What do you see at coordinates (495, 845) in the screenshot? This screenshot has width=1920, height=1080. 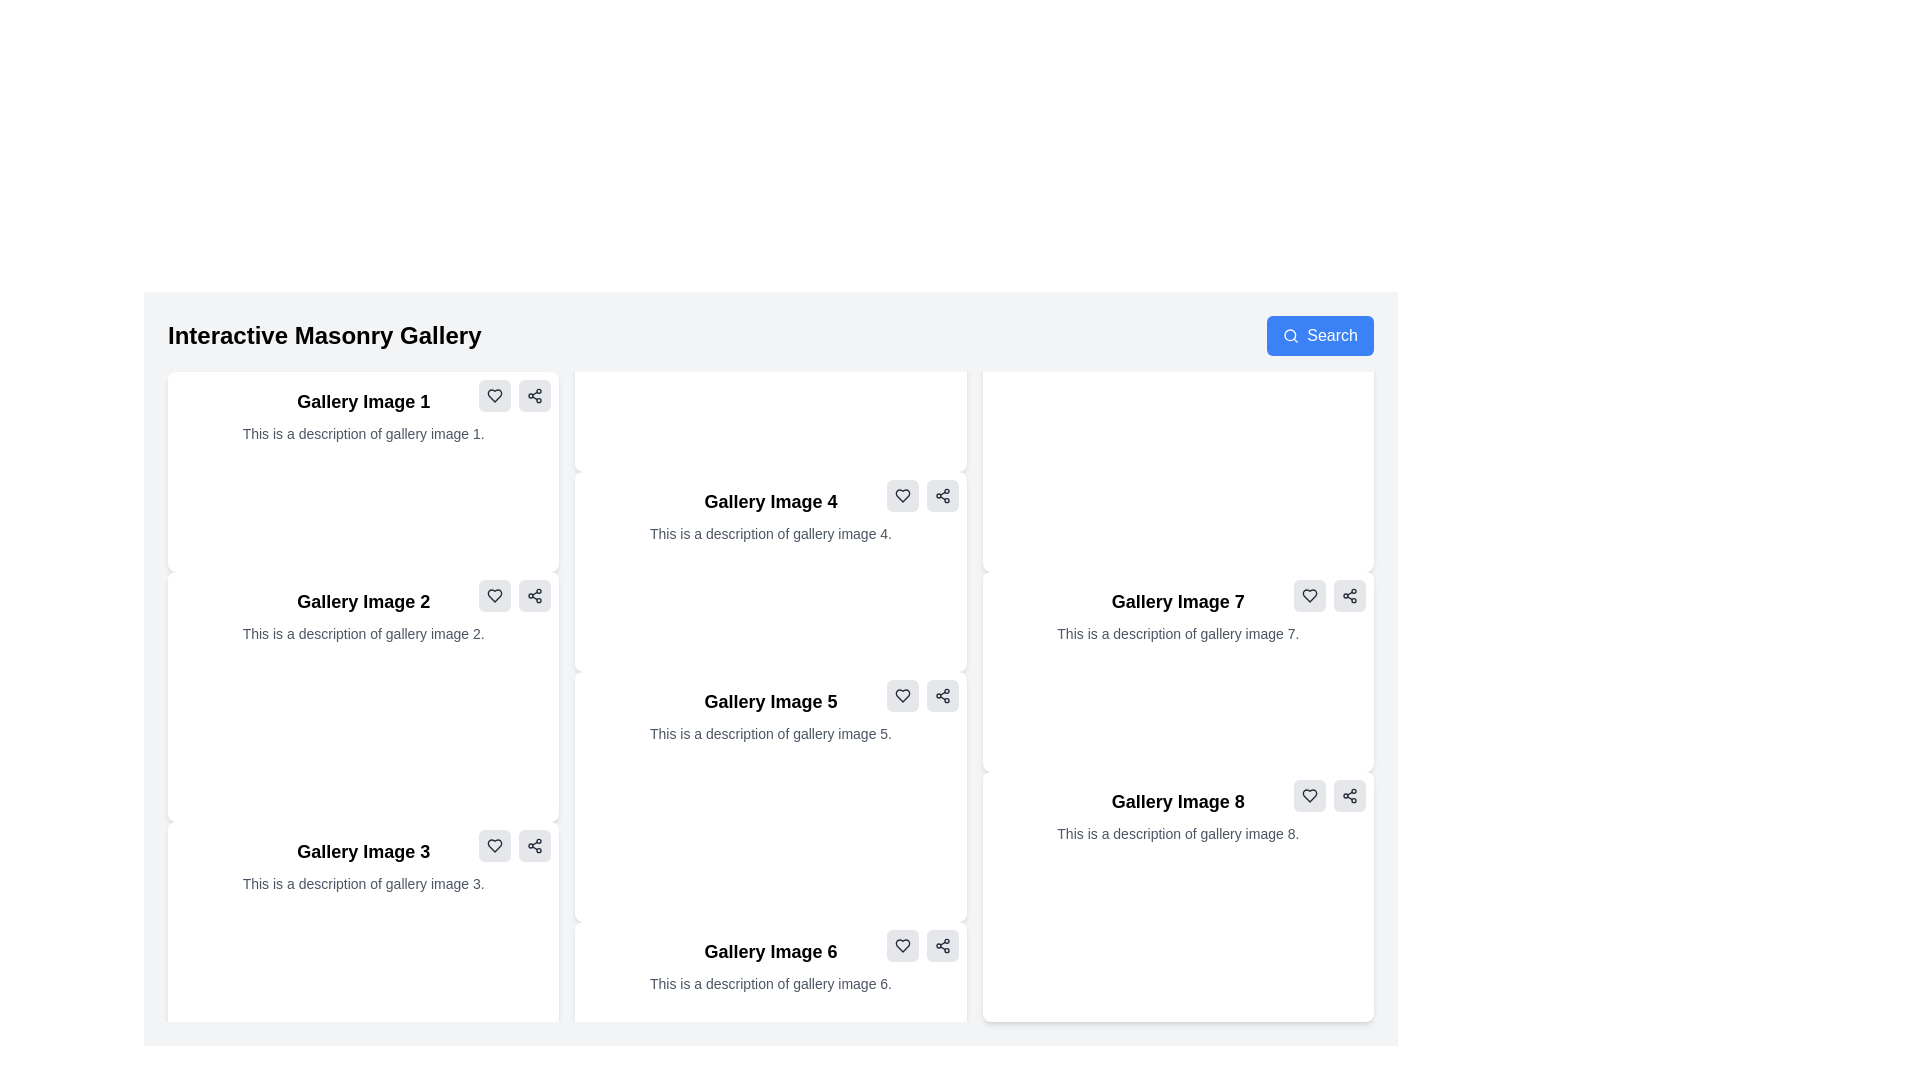 I see `the heart-shaped icon with a black outline located within a grey button in the bottom right corner adjacent to the 'Gallery Image 3' card` at bounding box center [495, 845].